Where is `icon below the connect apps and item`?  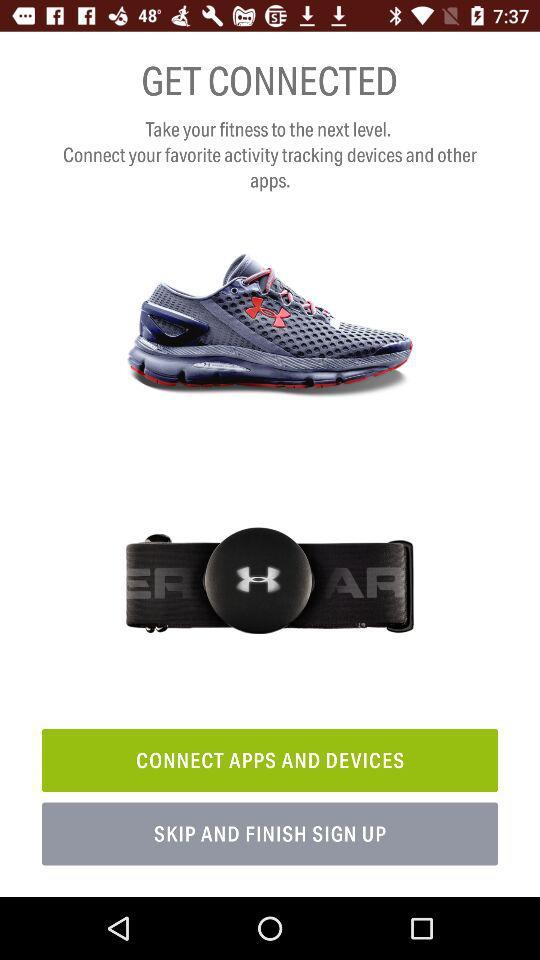 icon below the connect apps and item is located at coordinates (270, 834).